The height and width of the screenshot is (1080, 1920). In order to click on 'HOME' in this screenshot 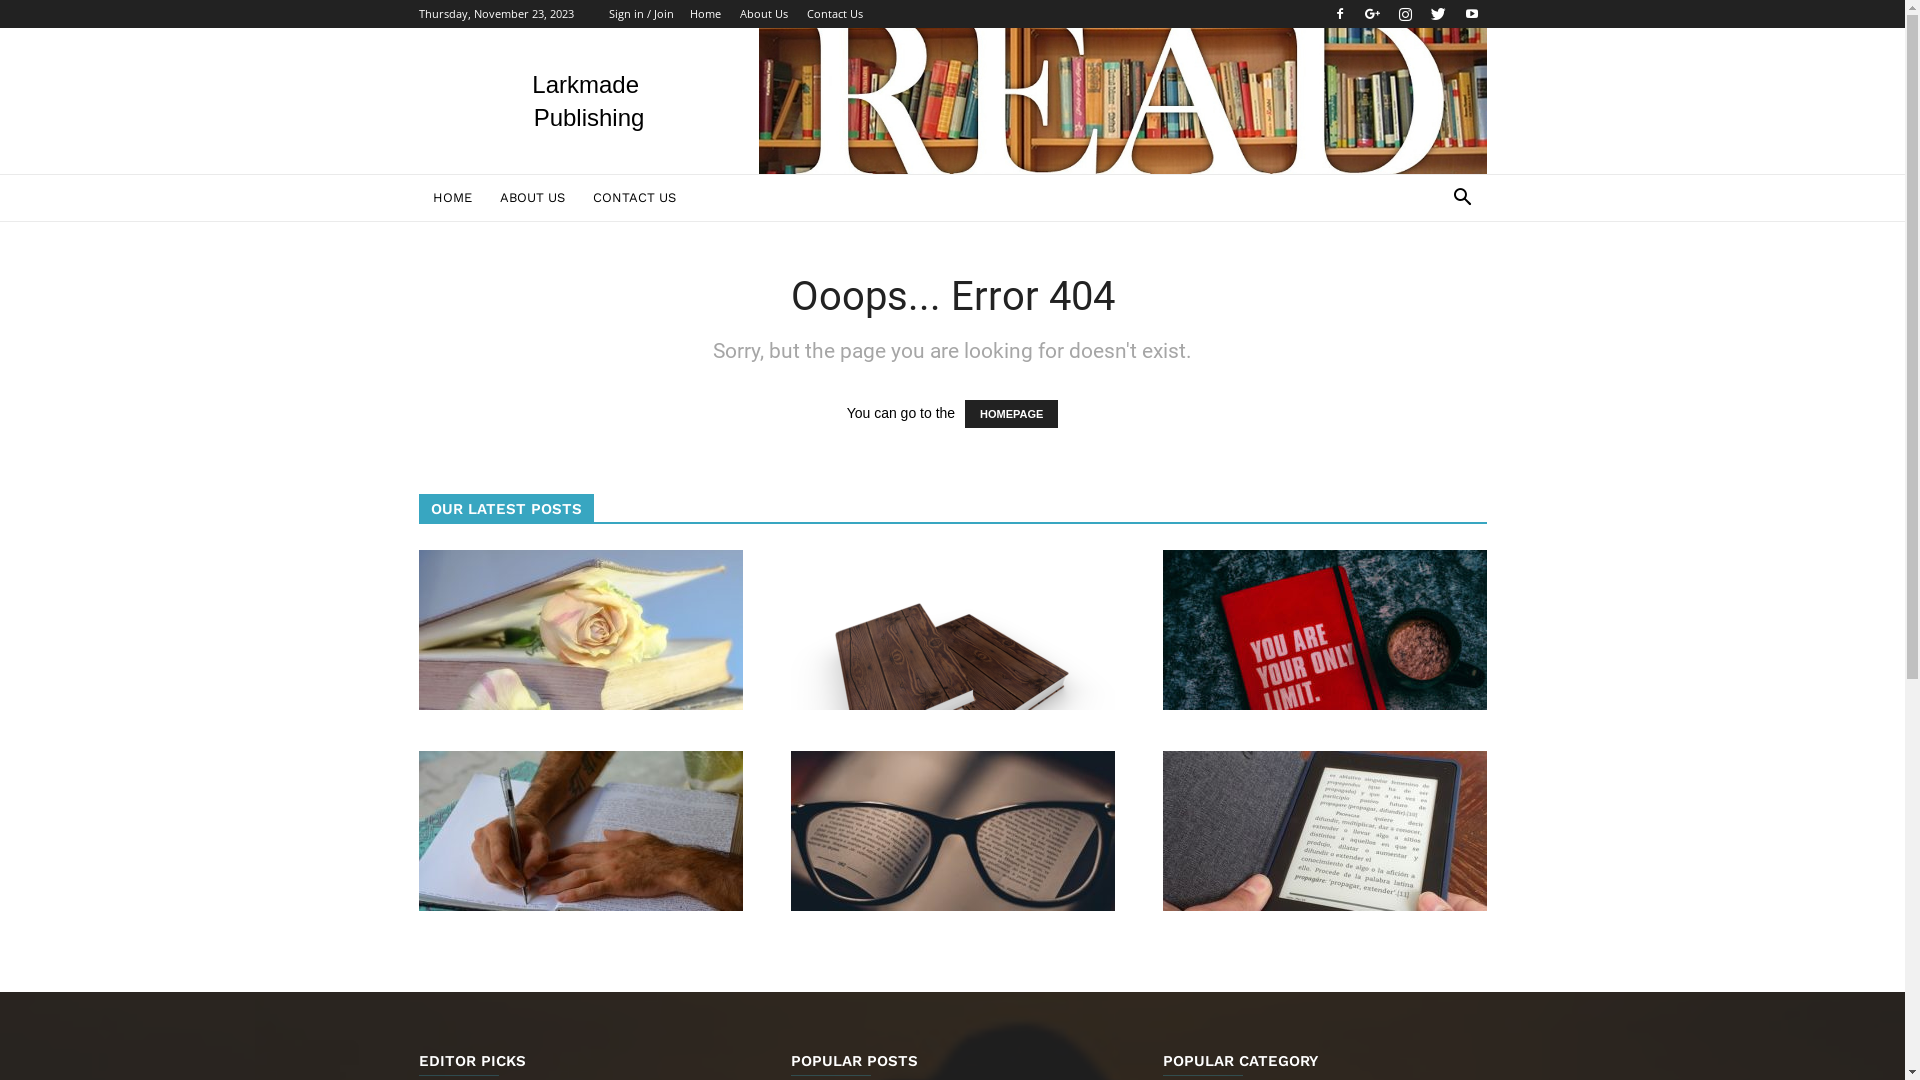, I will do `click(450, 197)`.